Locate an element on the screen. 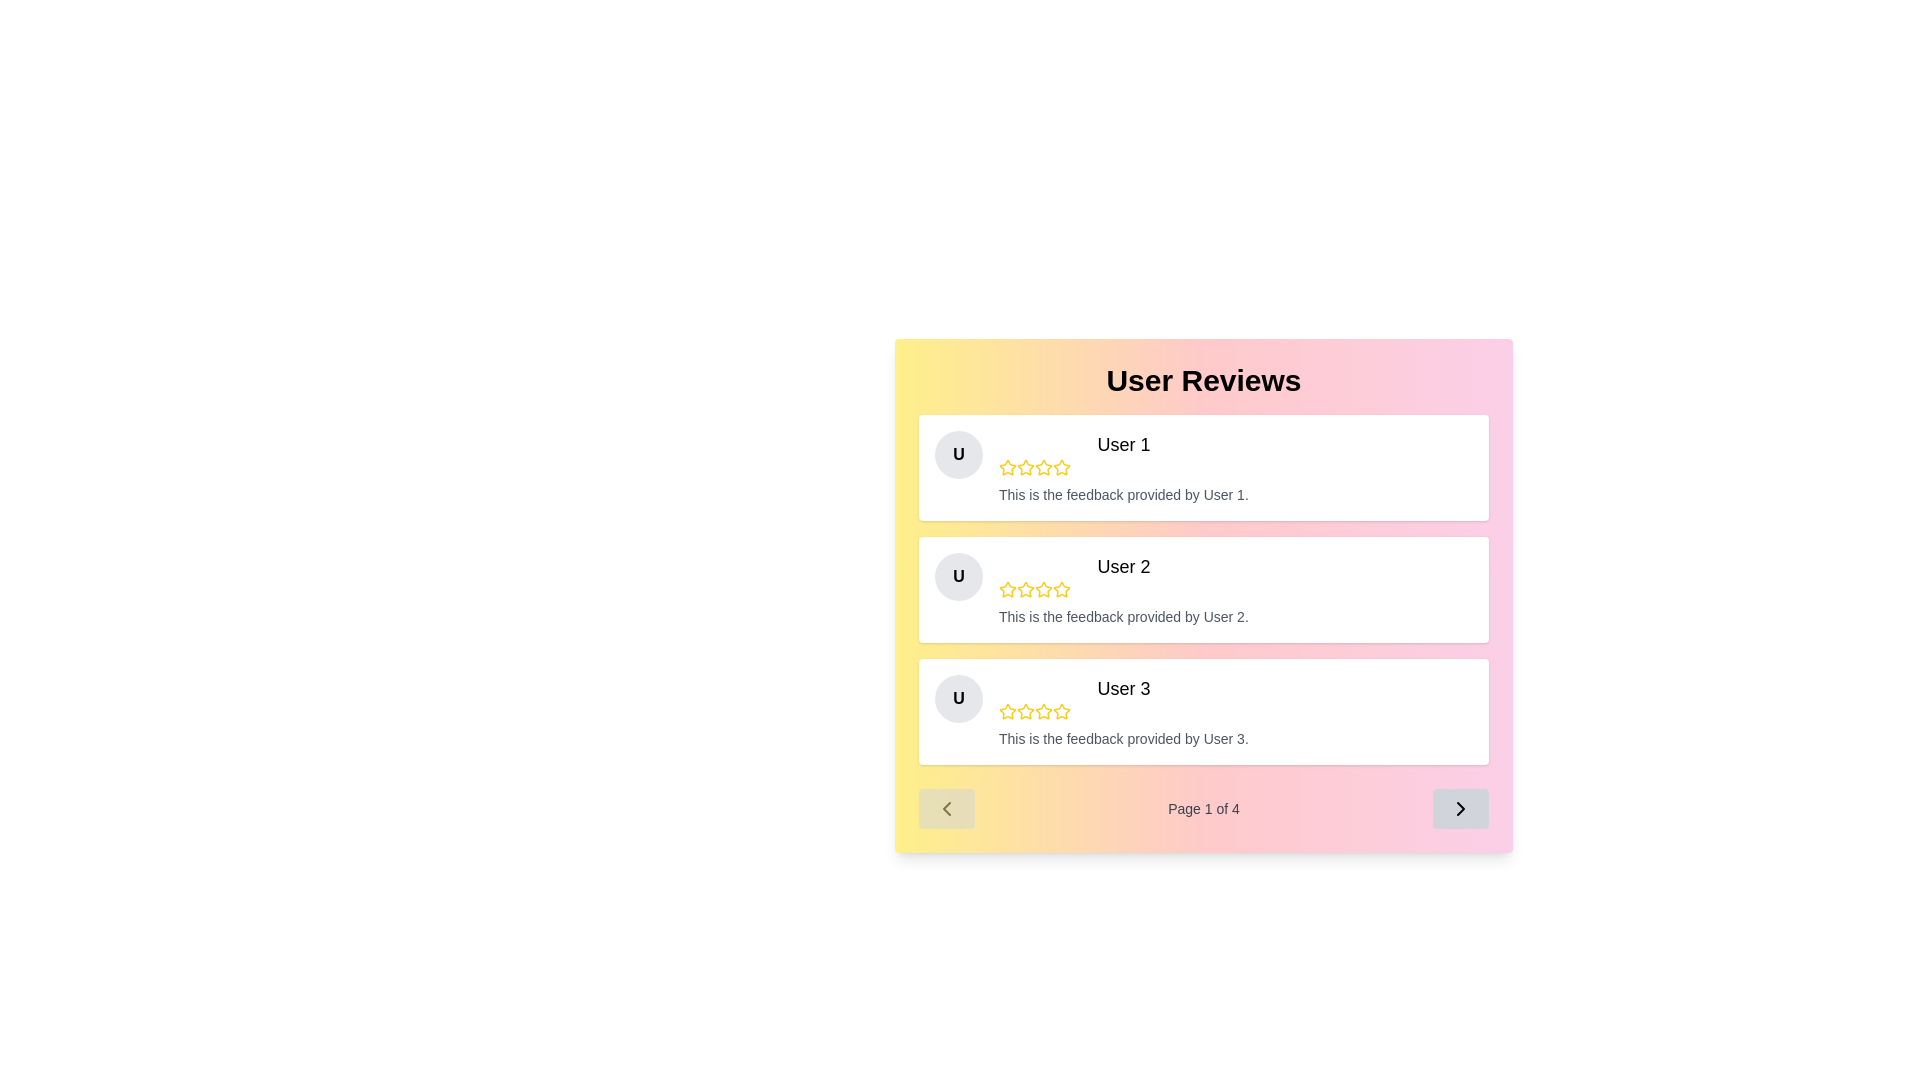 This screenshot has height=1080, width=1920. the rating stars for 'User 3', which visually represent the user rating system with yellow stars indicating the rating given is located at coordinates (1123, 711).